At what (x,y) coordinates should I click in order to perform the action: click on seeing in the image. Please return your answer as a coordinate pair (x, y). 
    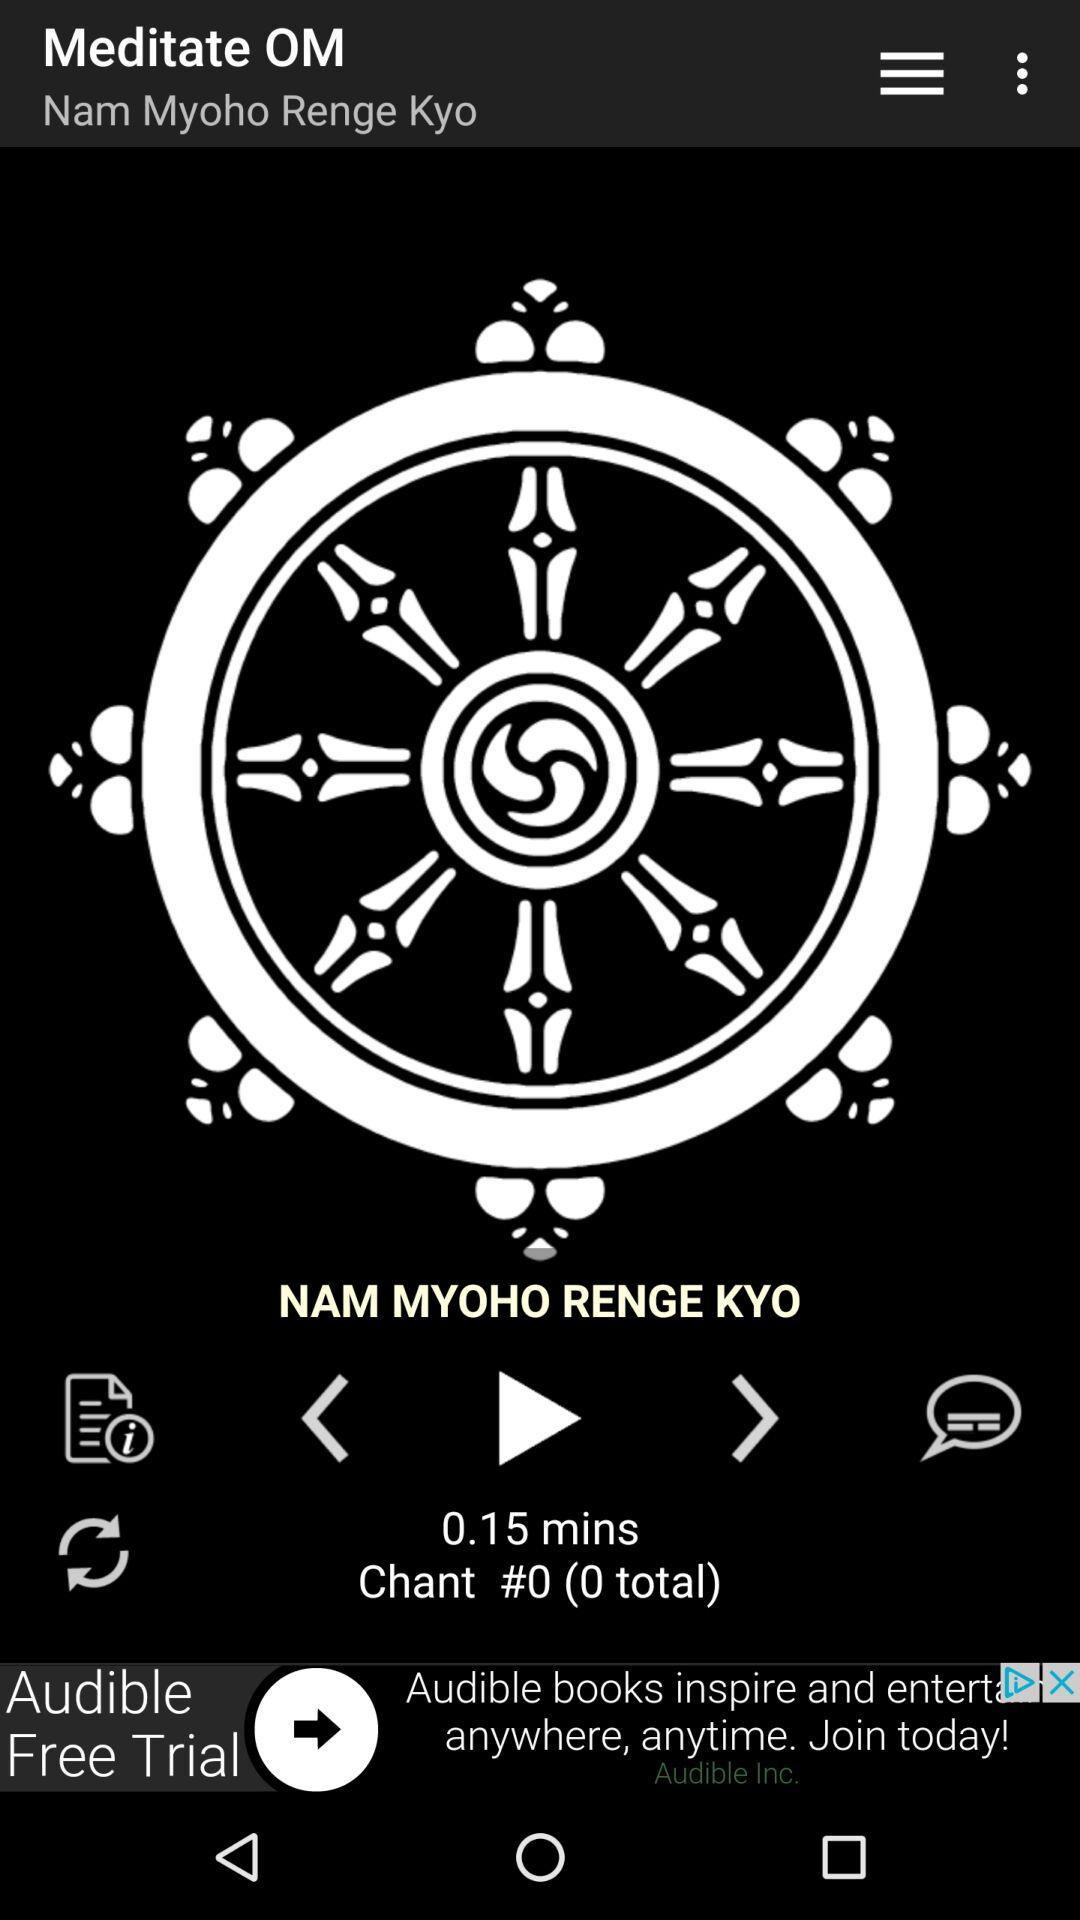
    Looking at the image, I should click on (540, 768).